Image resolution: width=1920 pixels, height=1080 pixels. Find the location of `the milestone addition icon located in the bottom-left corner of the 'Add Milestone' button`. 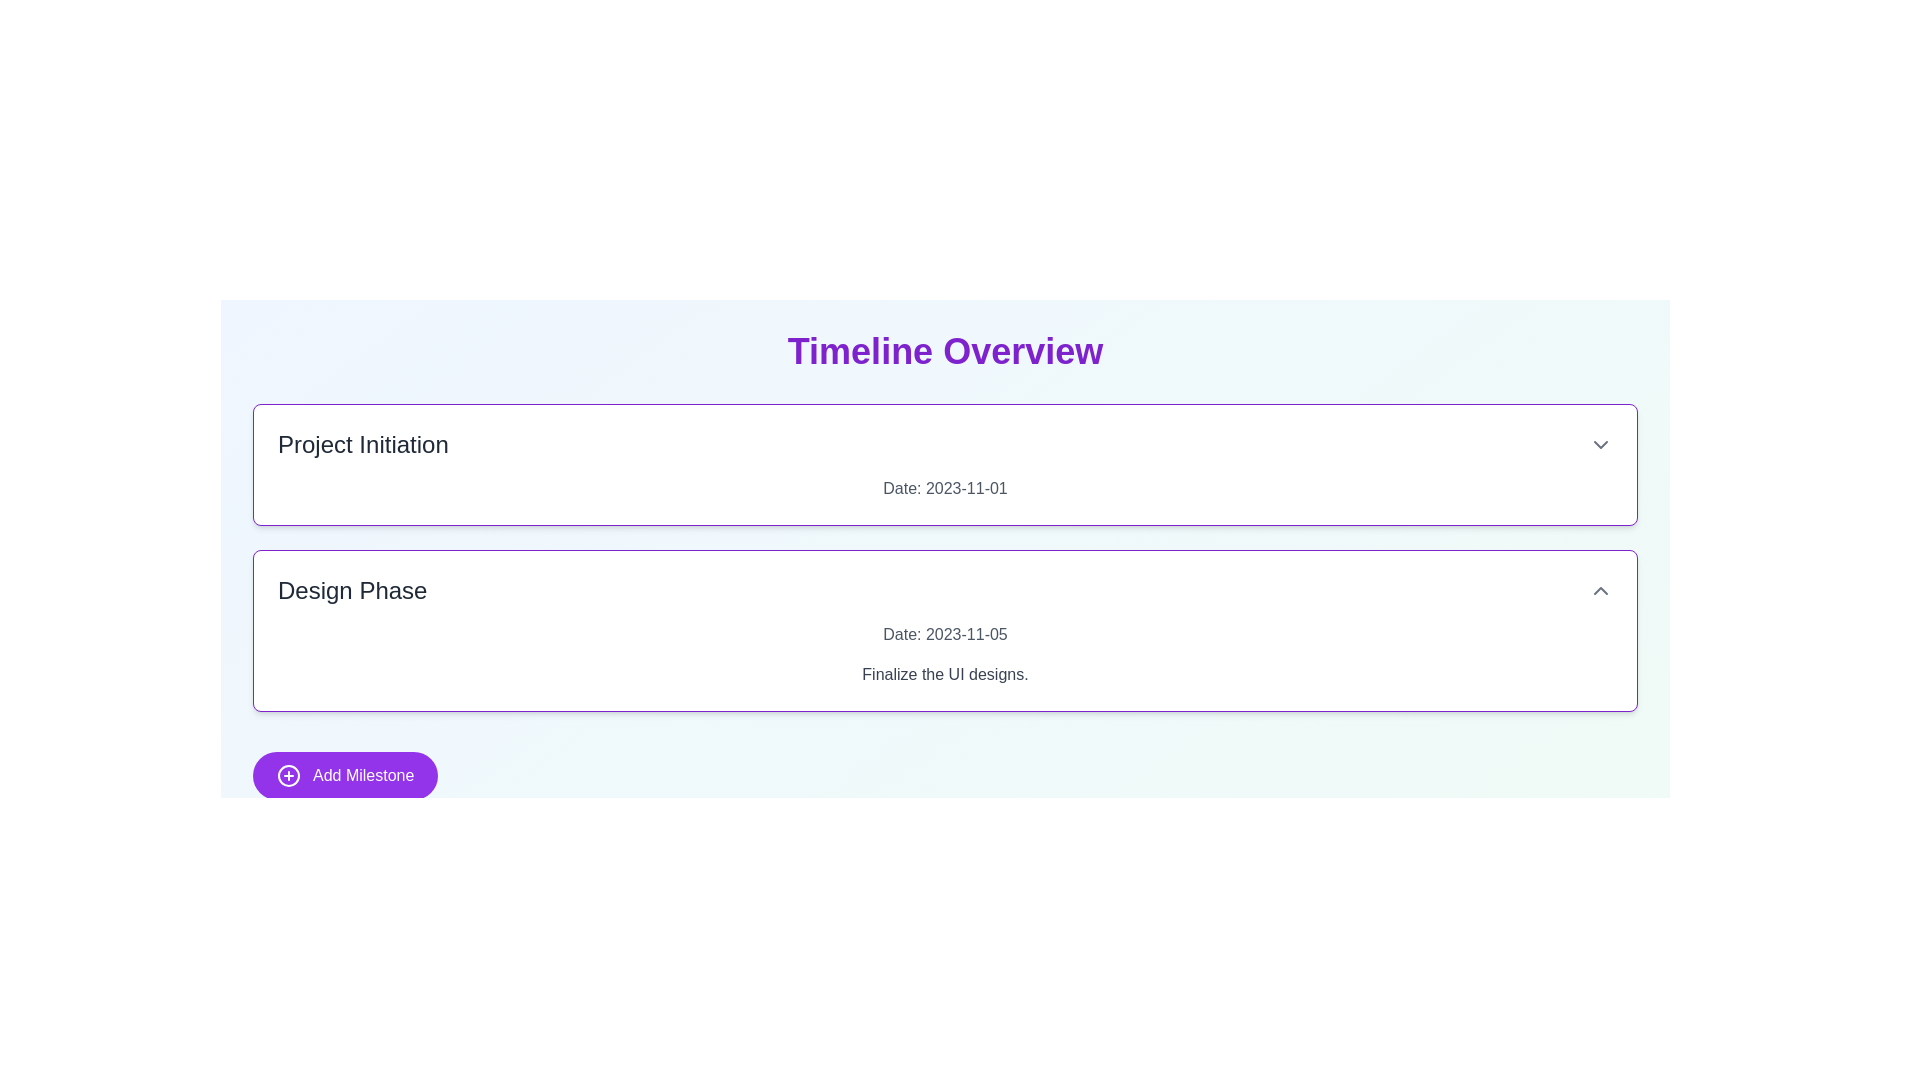

the milestone addition icon located in the bottom-left corner of the 'Add Milestone' button is located at coordinates (287, 774).